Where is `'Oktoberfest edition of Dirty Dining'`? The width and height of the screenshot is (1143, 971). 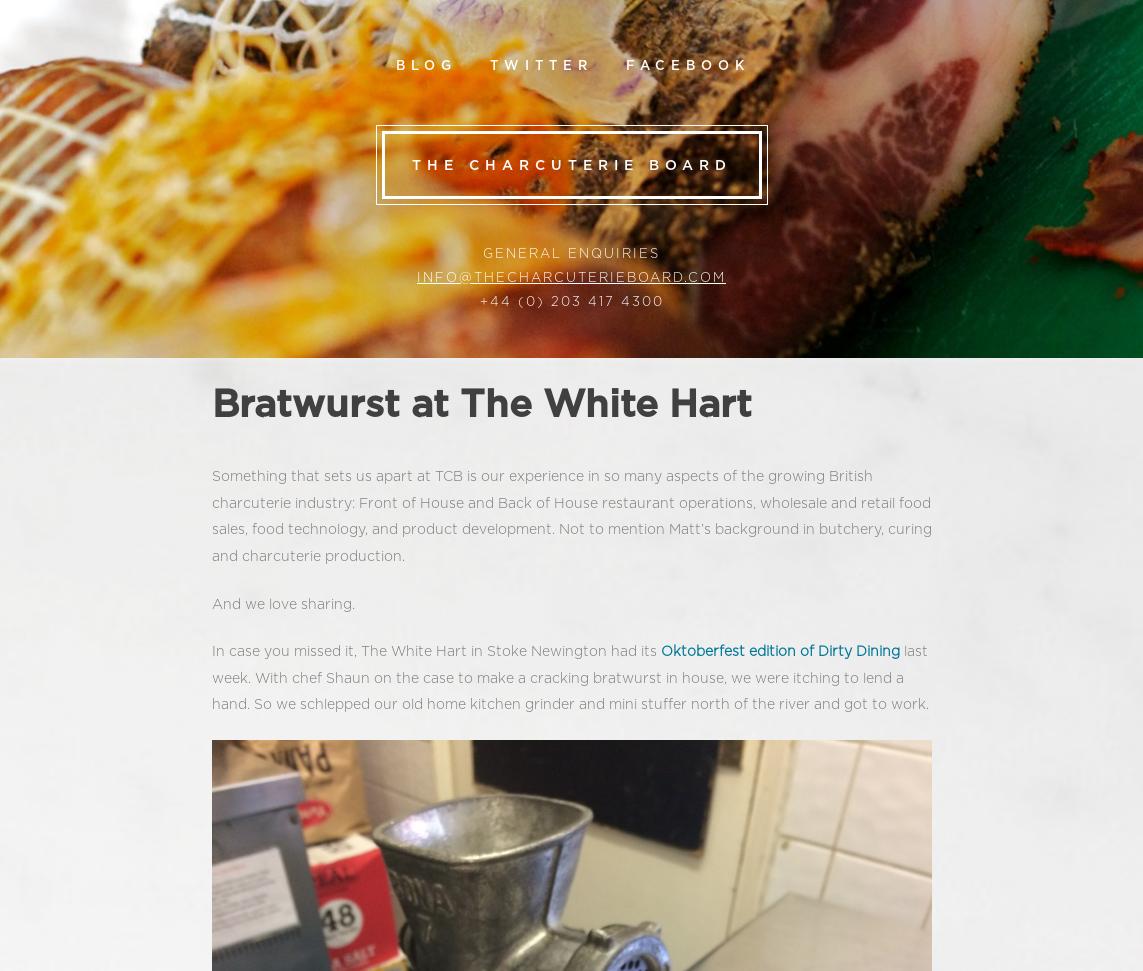 'Oktoberfest edition of Dirty Dining' is located at coordinates (779, 652).